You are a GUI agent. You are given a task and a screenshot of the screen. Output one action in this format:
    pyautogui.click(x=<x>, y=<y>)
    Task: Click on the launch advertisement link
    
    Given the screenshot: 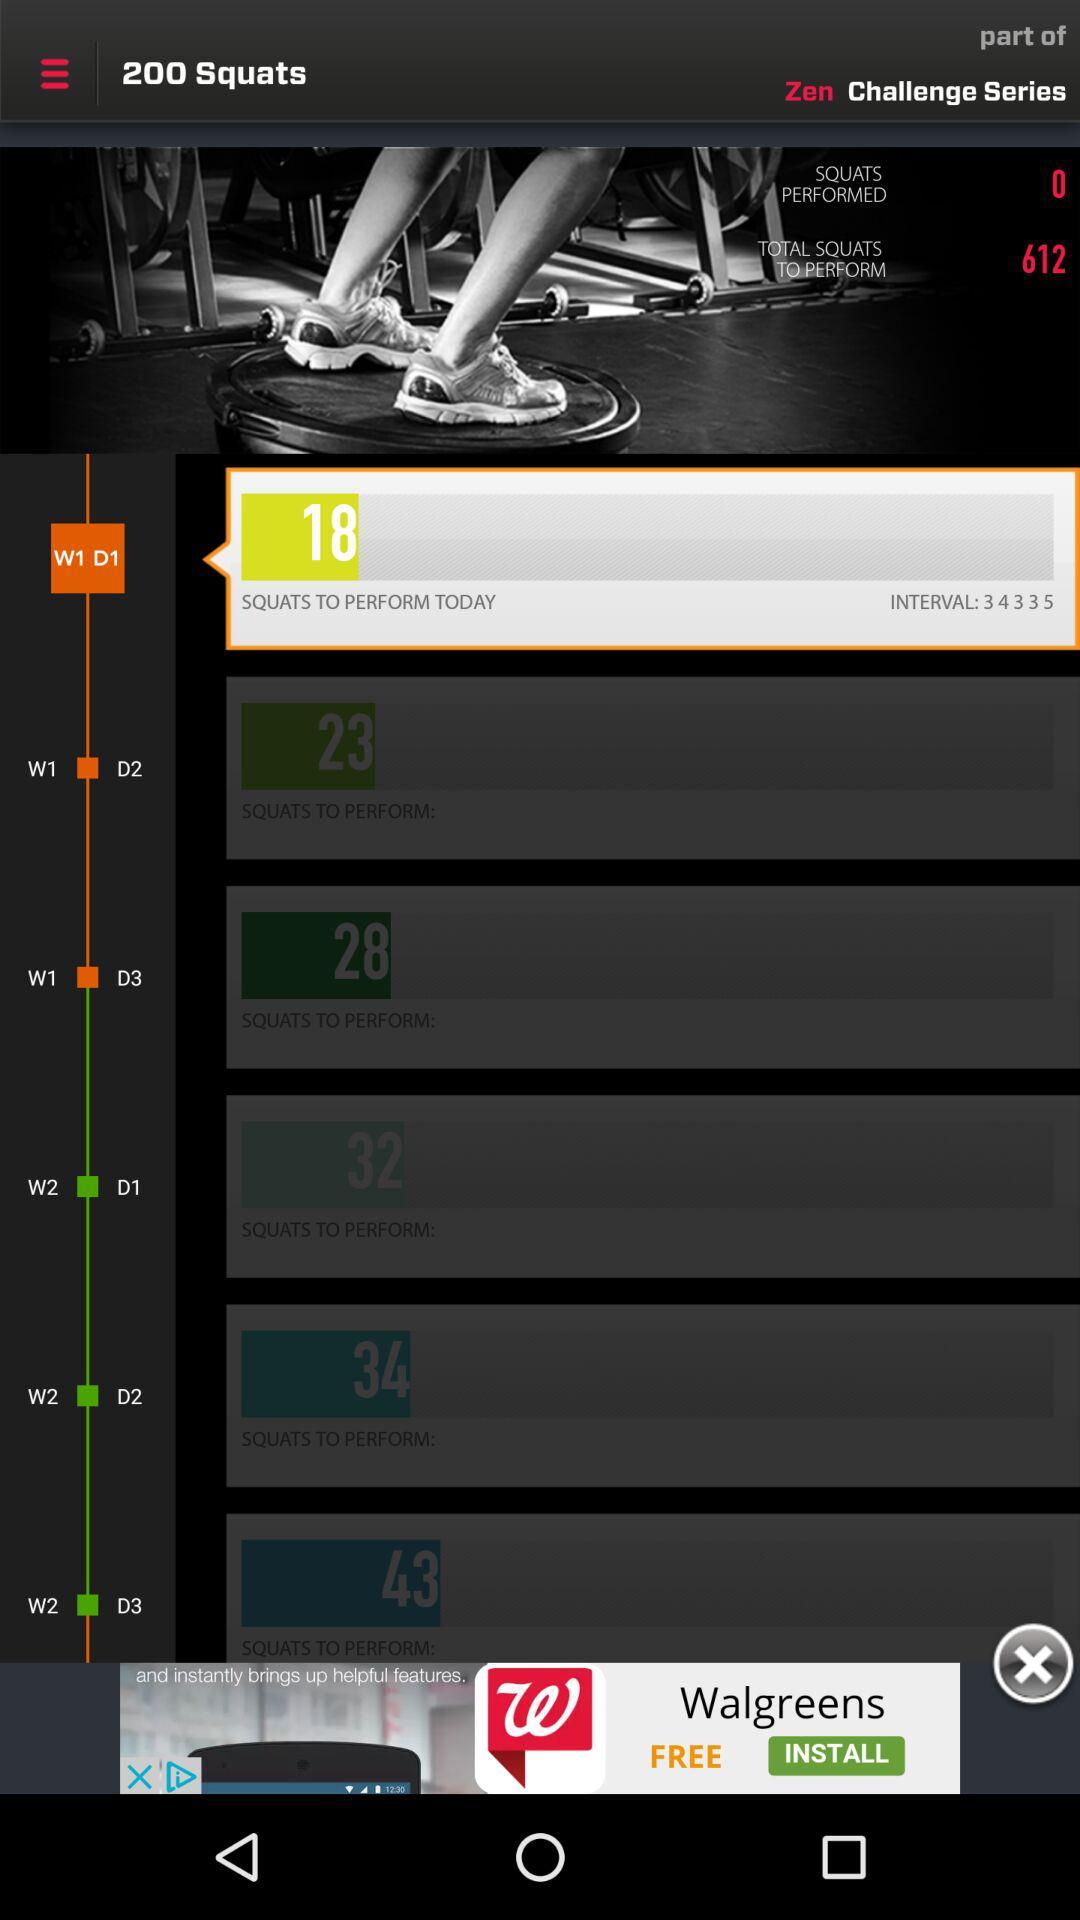 What is the action you would take?
    pyautogui.click(x=540, y=1727)
    